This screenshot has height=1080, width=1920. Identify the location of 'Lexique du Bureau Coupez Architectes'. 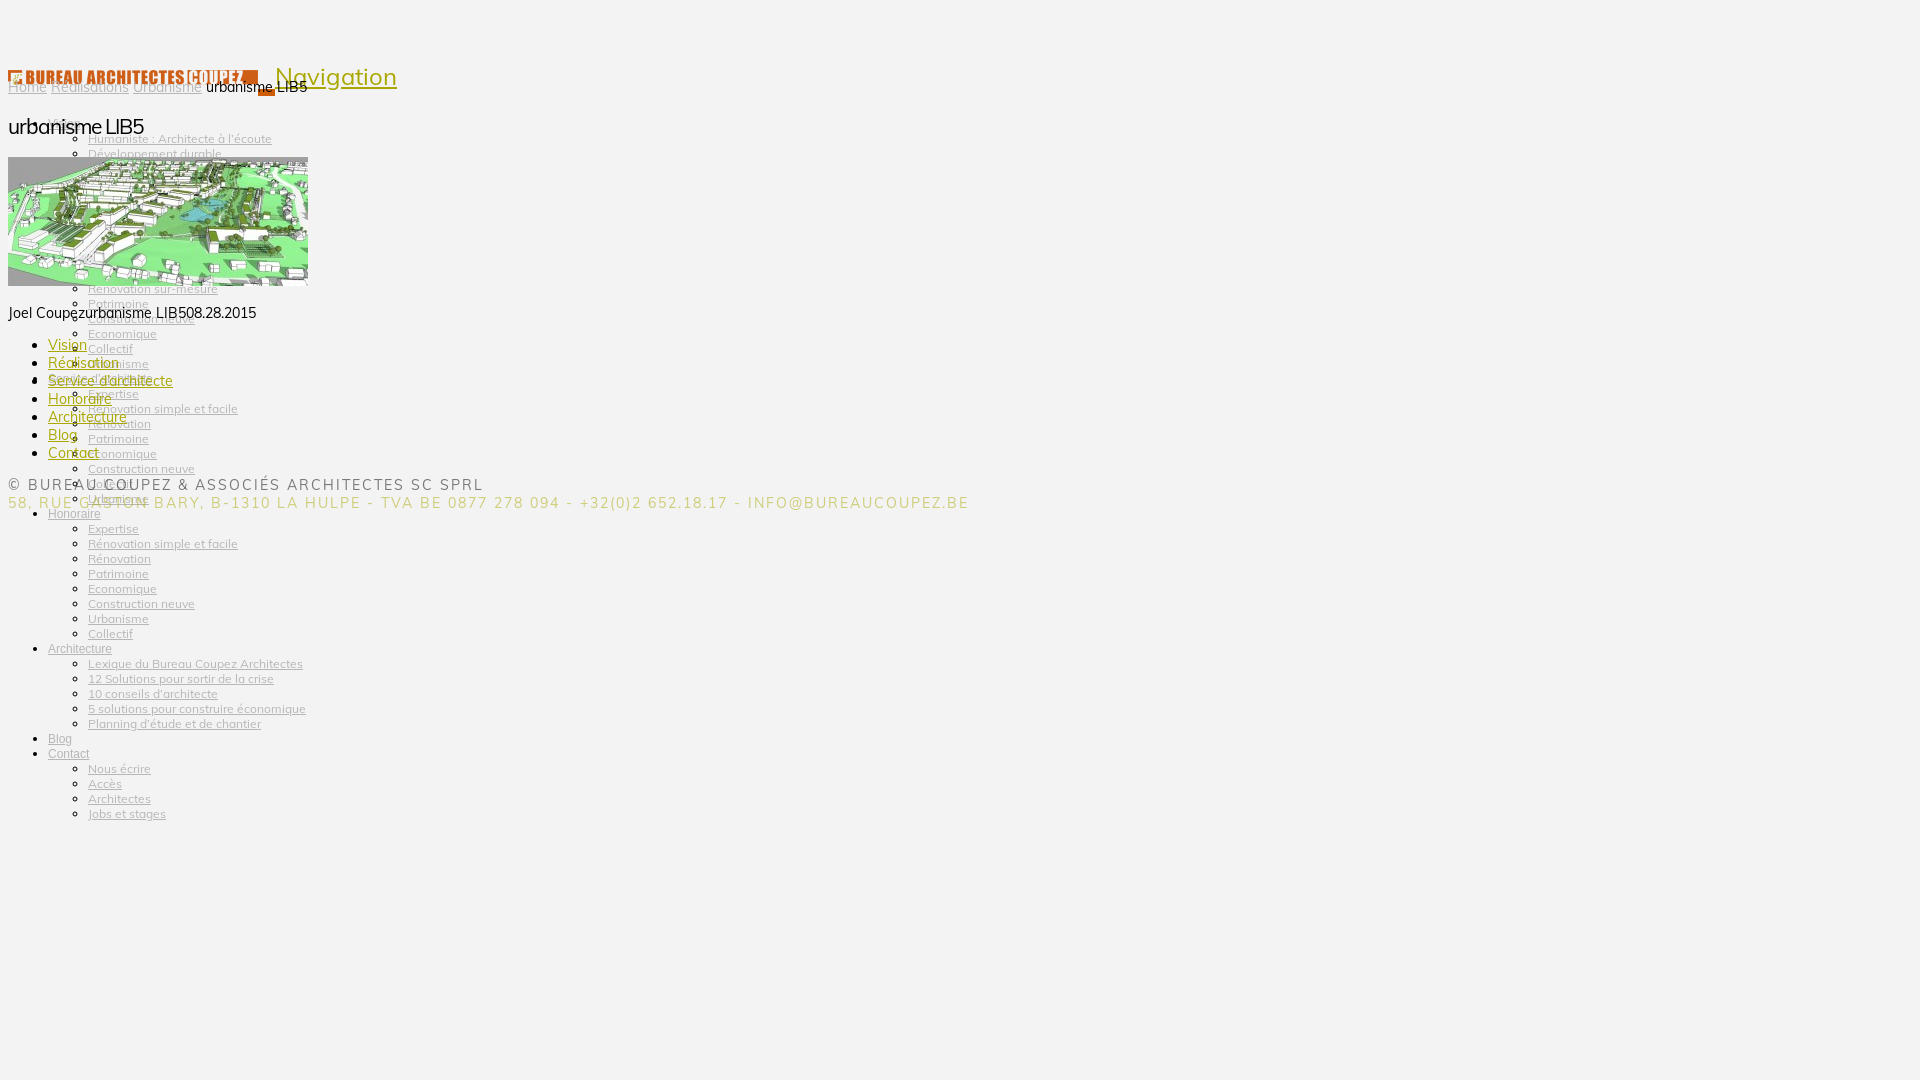
(195, 663).